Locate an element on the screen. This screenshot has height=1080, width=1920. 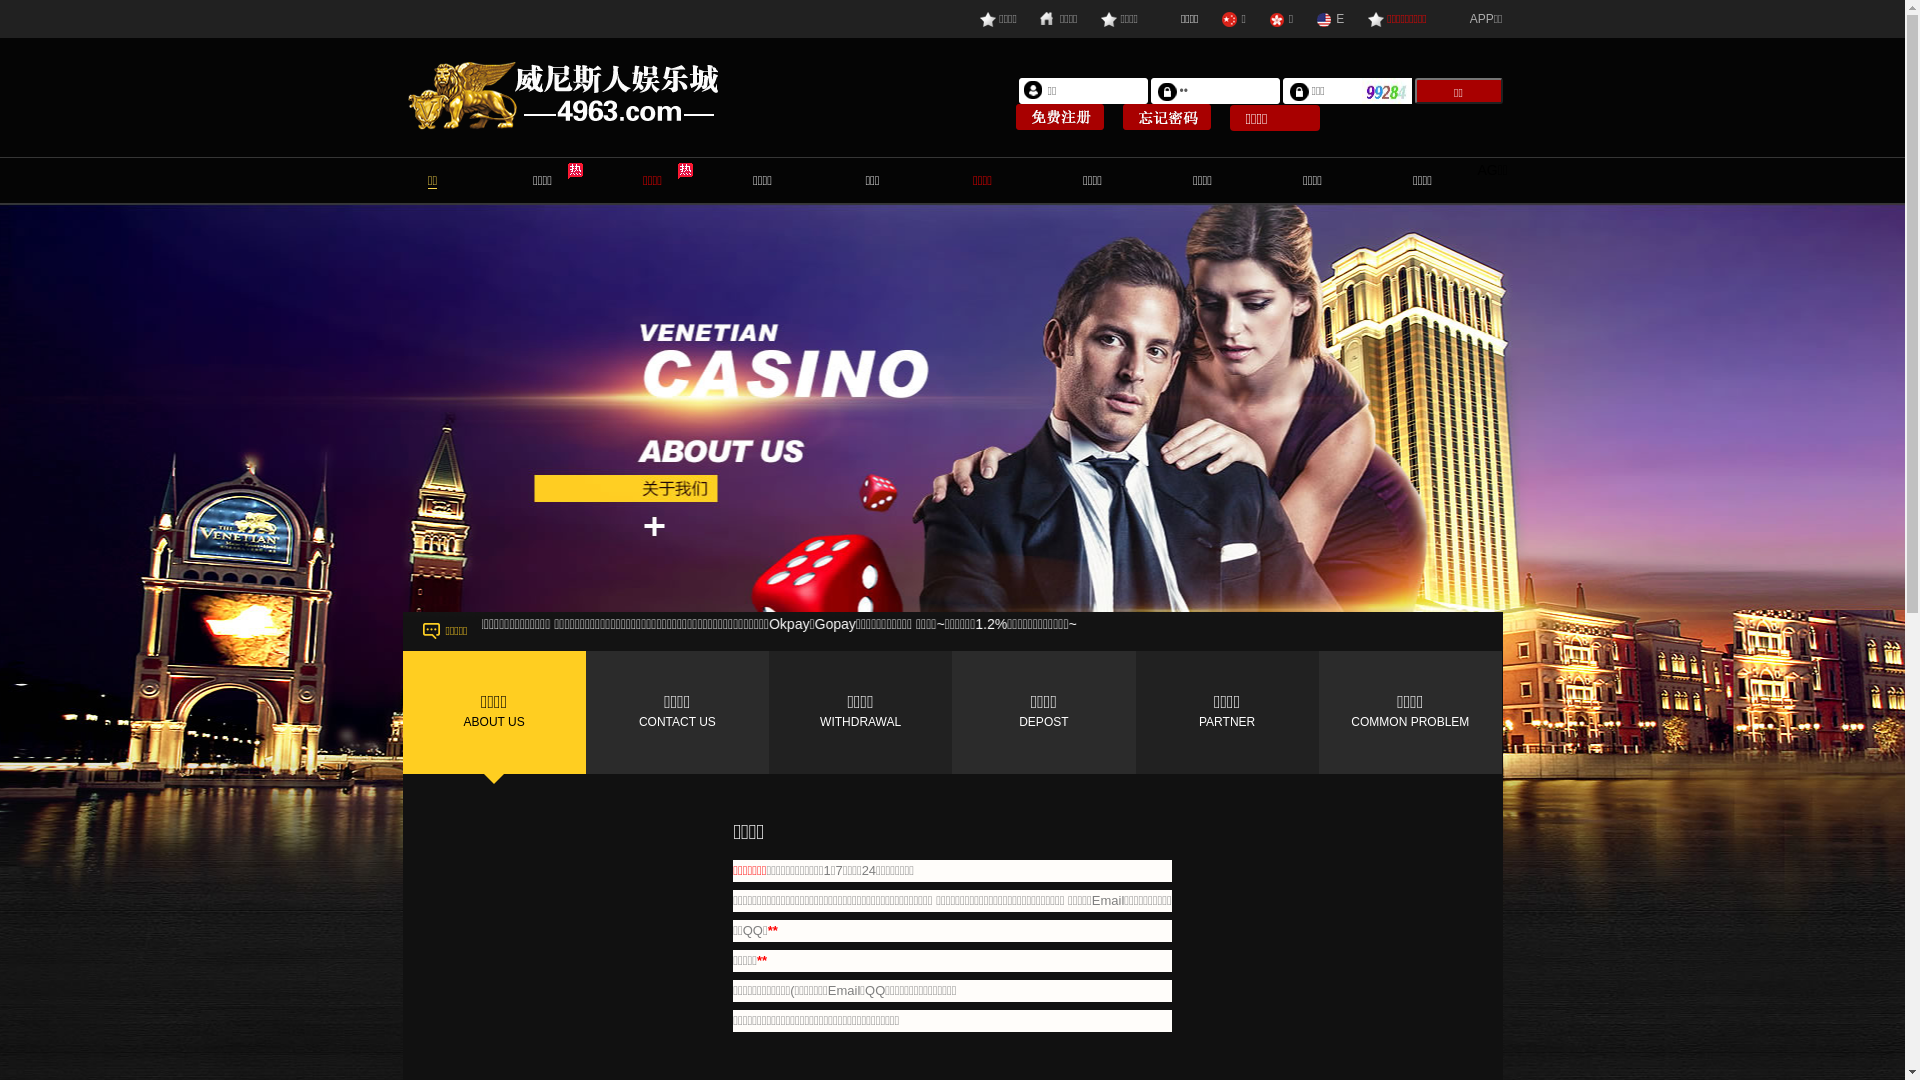
'E' is located at coordinates (1329, 19).